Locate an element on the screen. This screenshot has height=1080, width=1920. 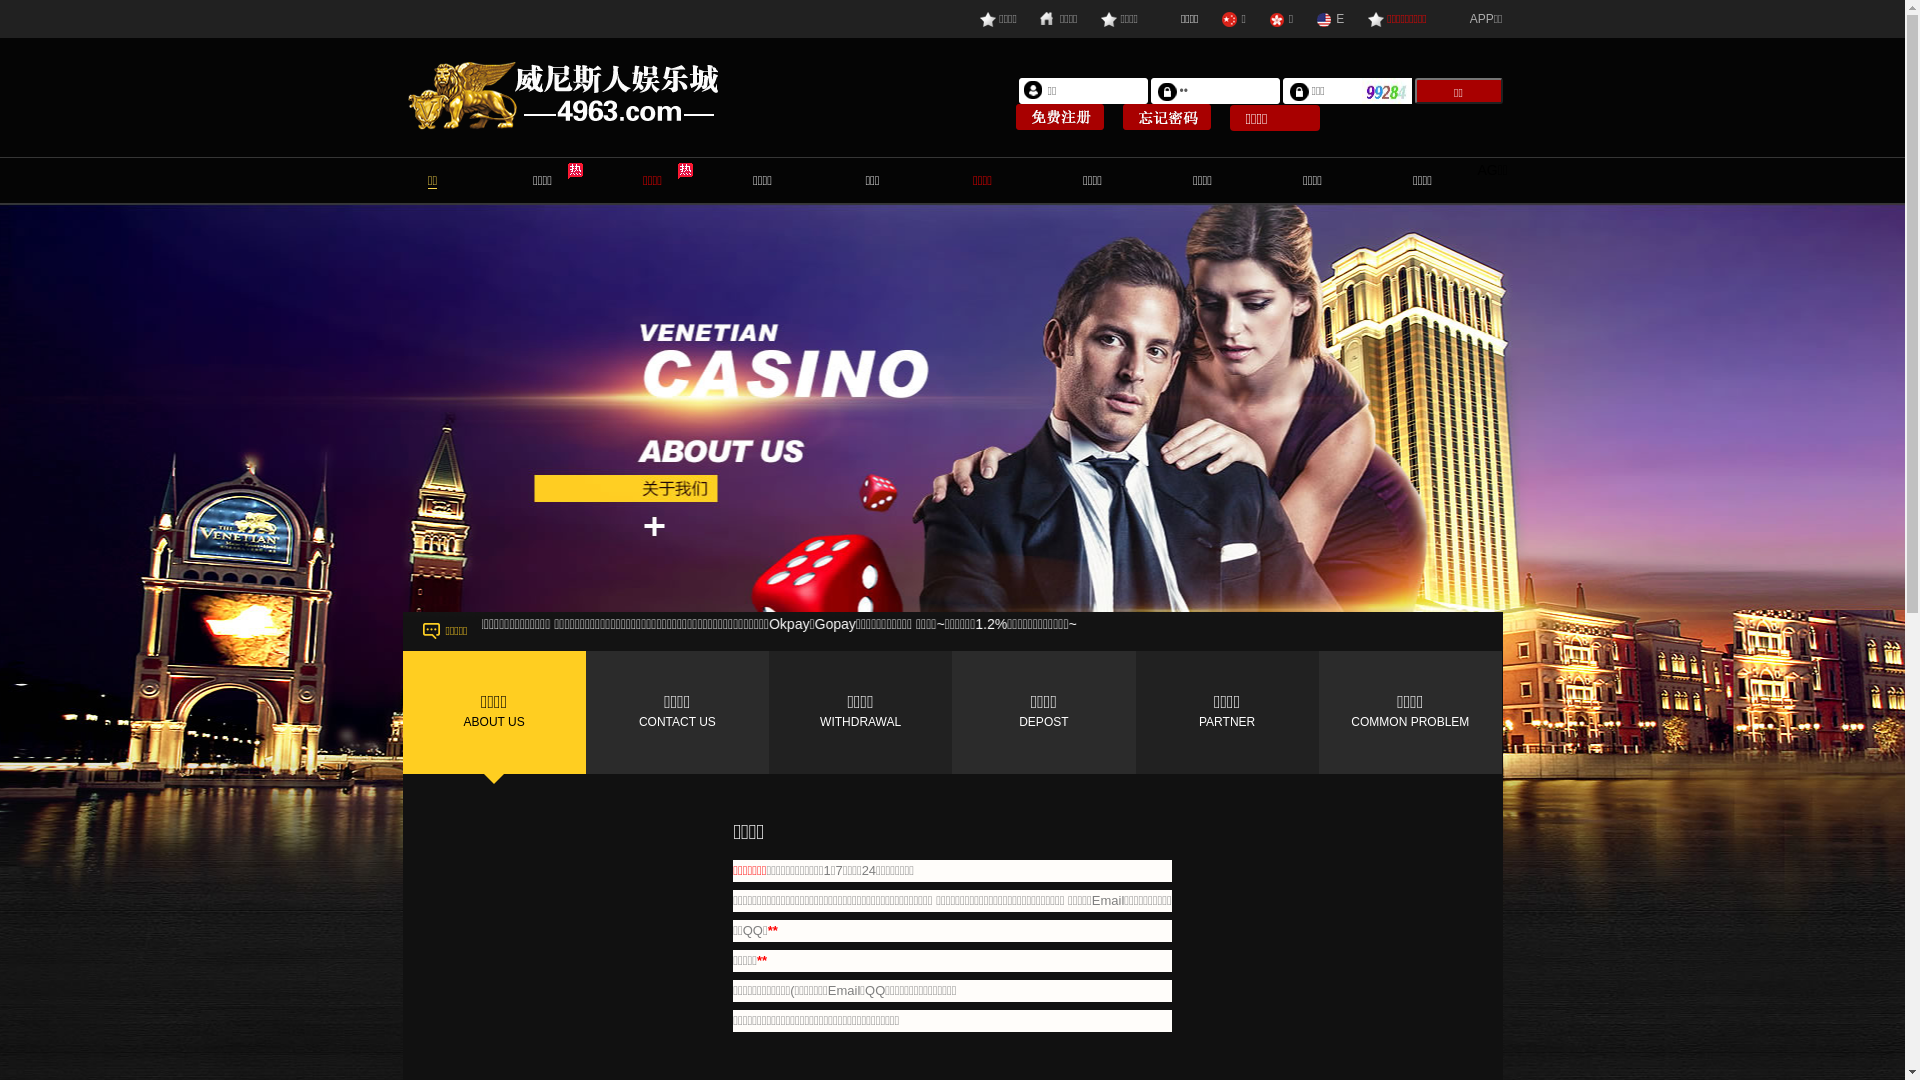
'E' is located at coordinates (1329, 19).